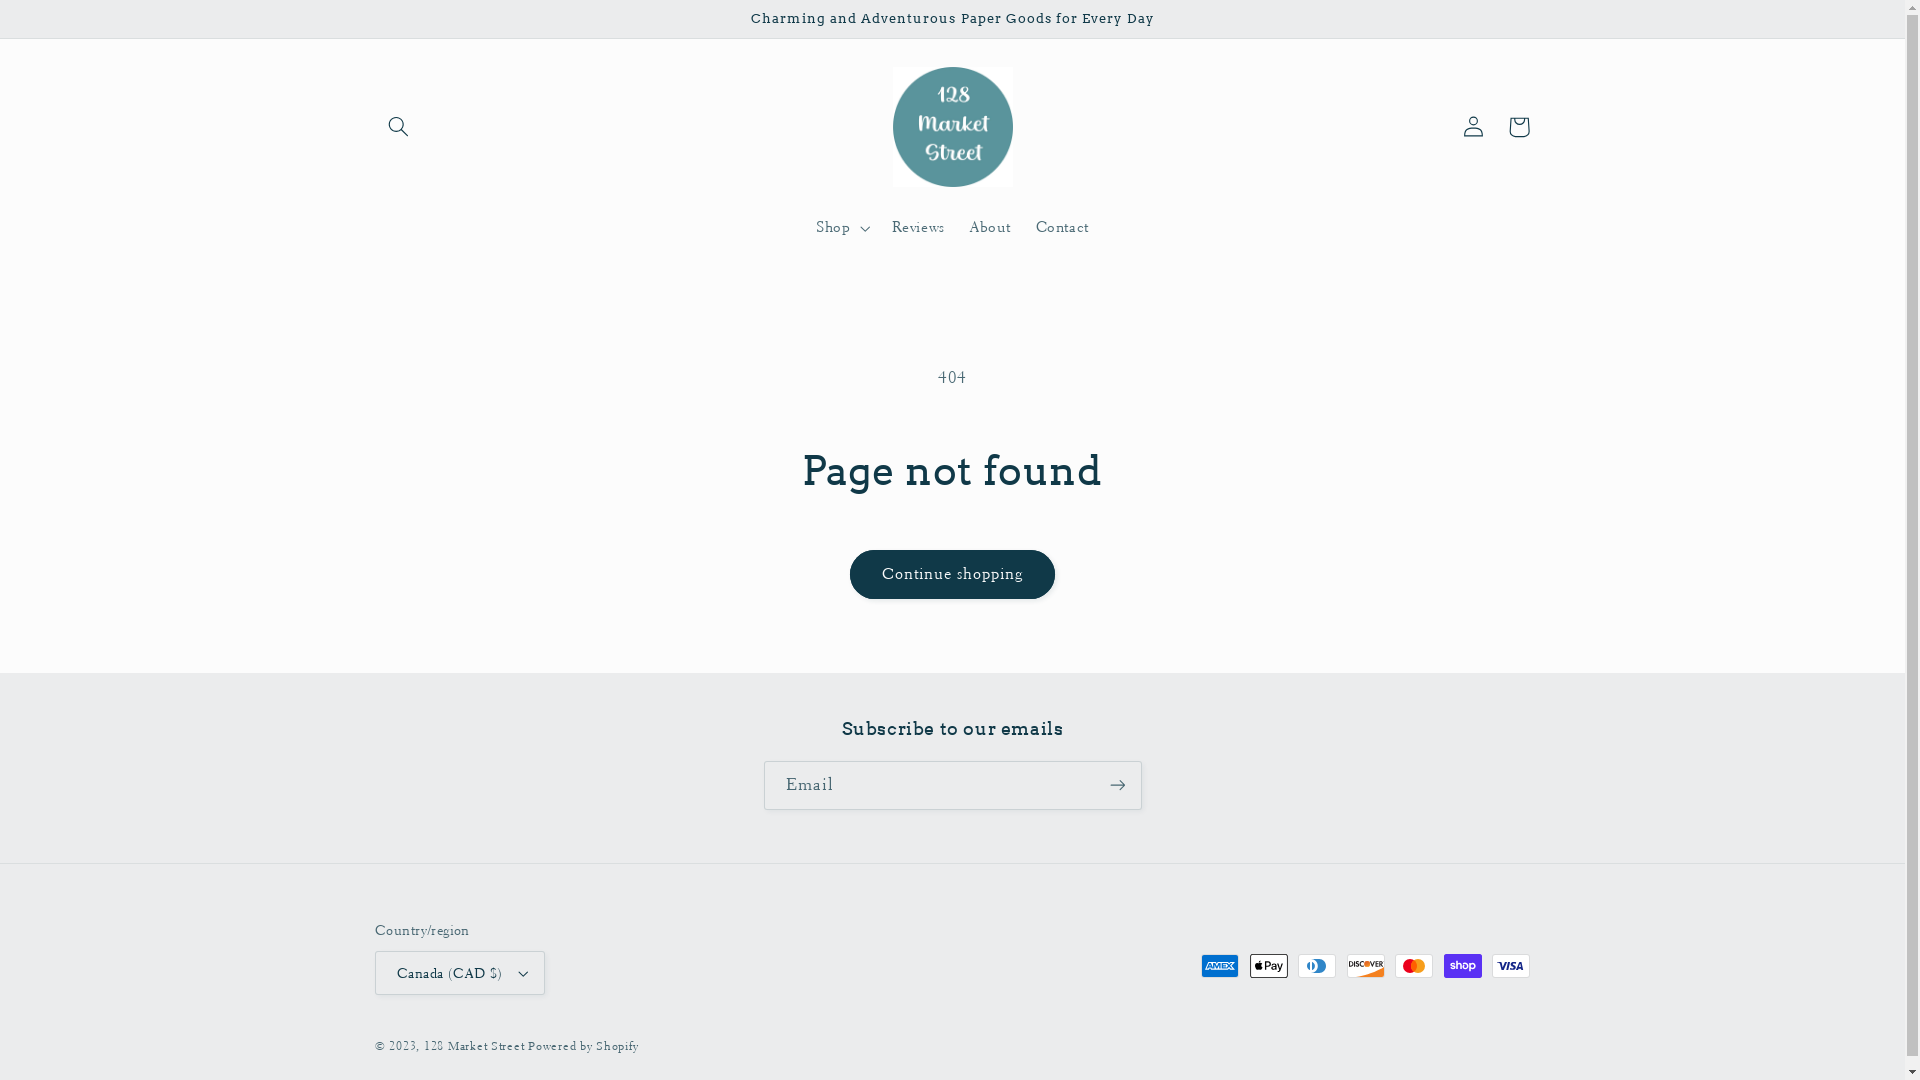 The height and width of the screenshot is (1080, 1920). What do you see at coordinates (473, 1045) in the screenshot?
I see `'128 Market Street'` at bounding box center [473, 1045].